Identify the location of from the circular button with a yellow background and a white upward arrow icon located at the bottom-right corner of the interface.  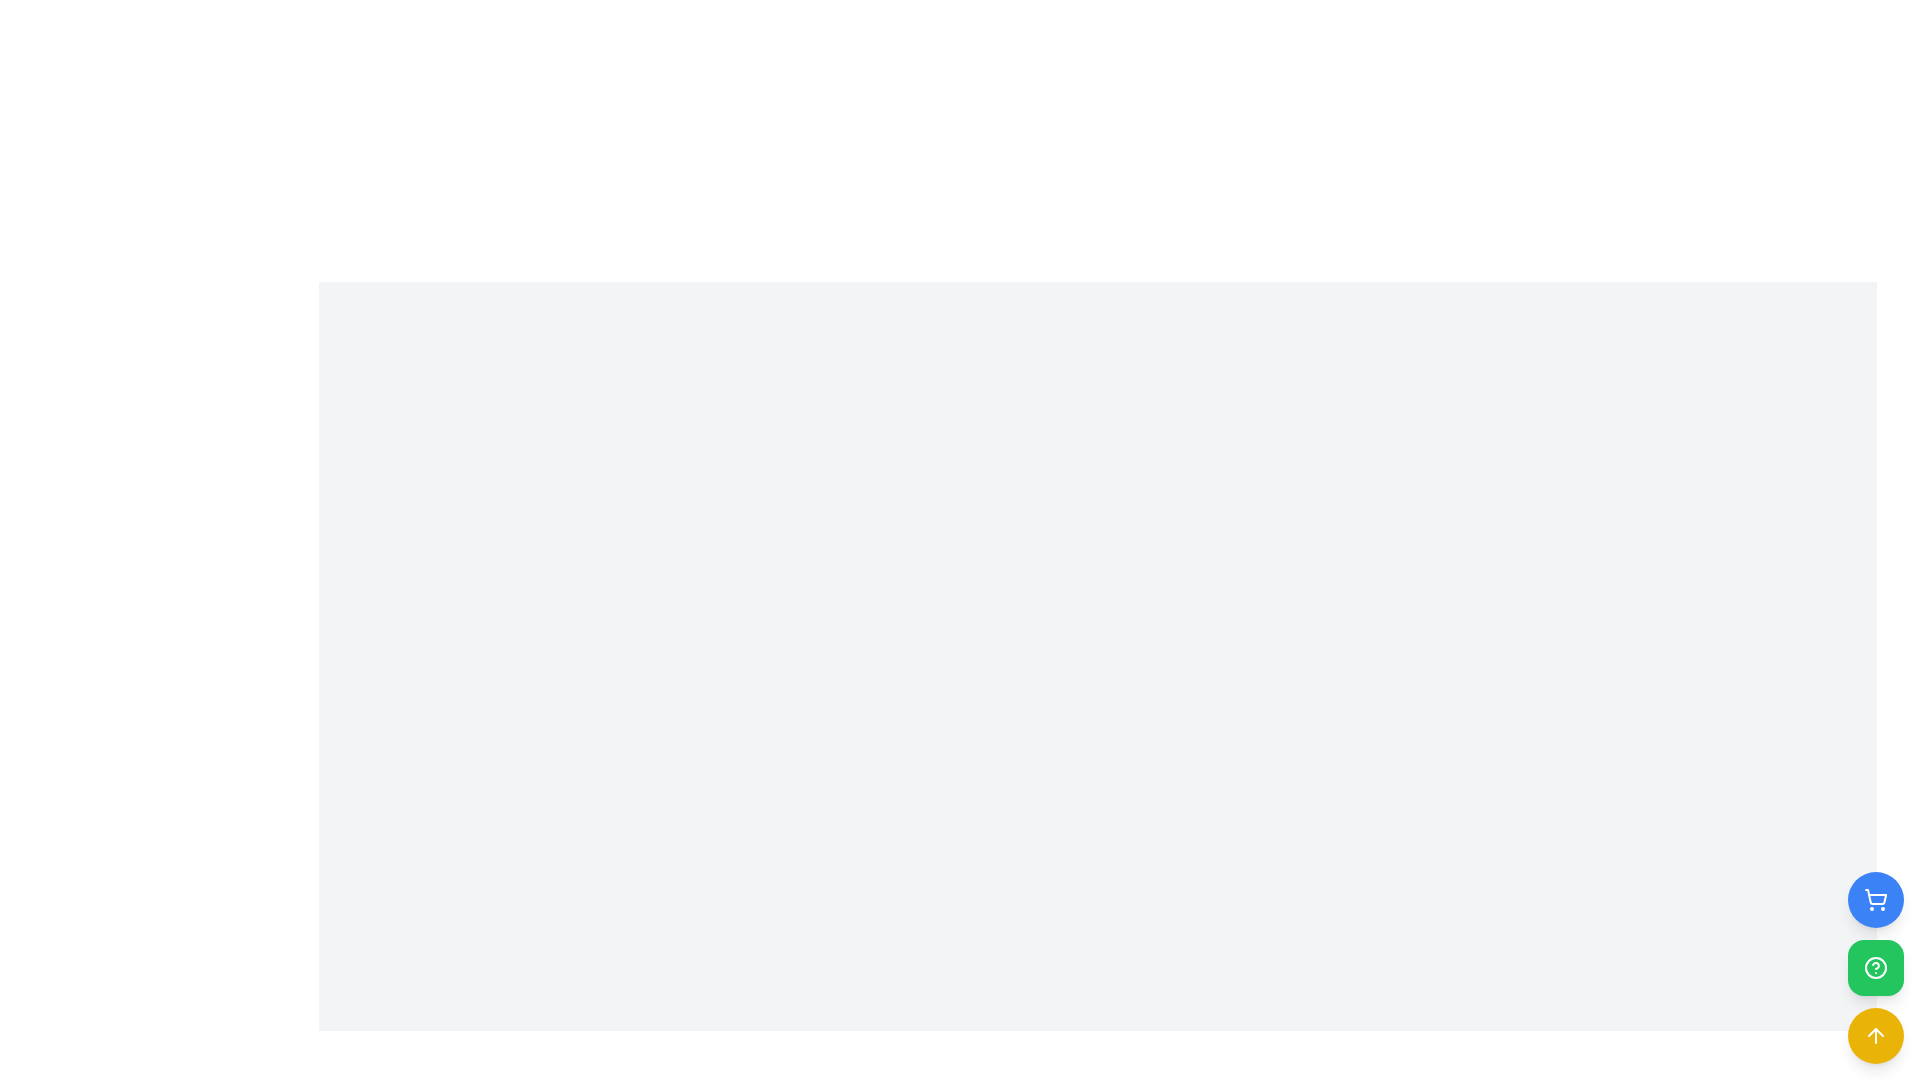
(1875, 1035).